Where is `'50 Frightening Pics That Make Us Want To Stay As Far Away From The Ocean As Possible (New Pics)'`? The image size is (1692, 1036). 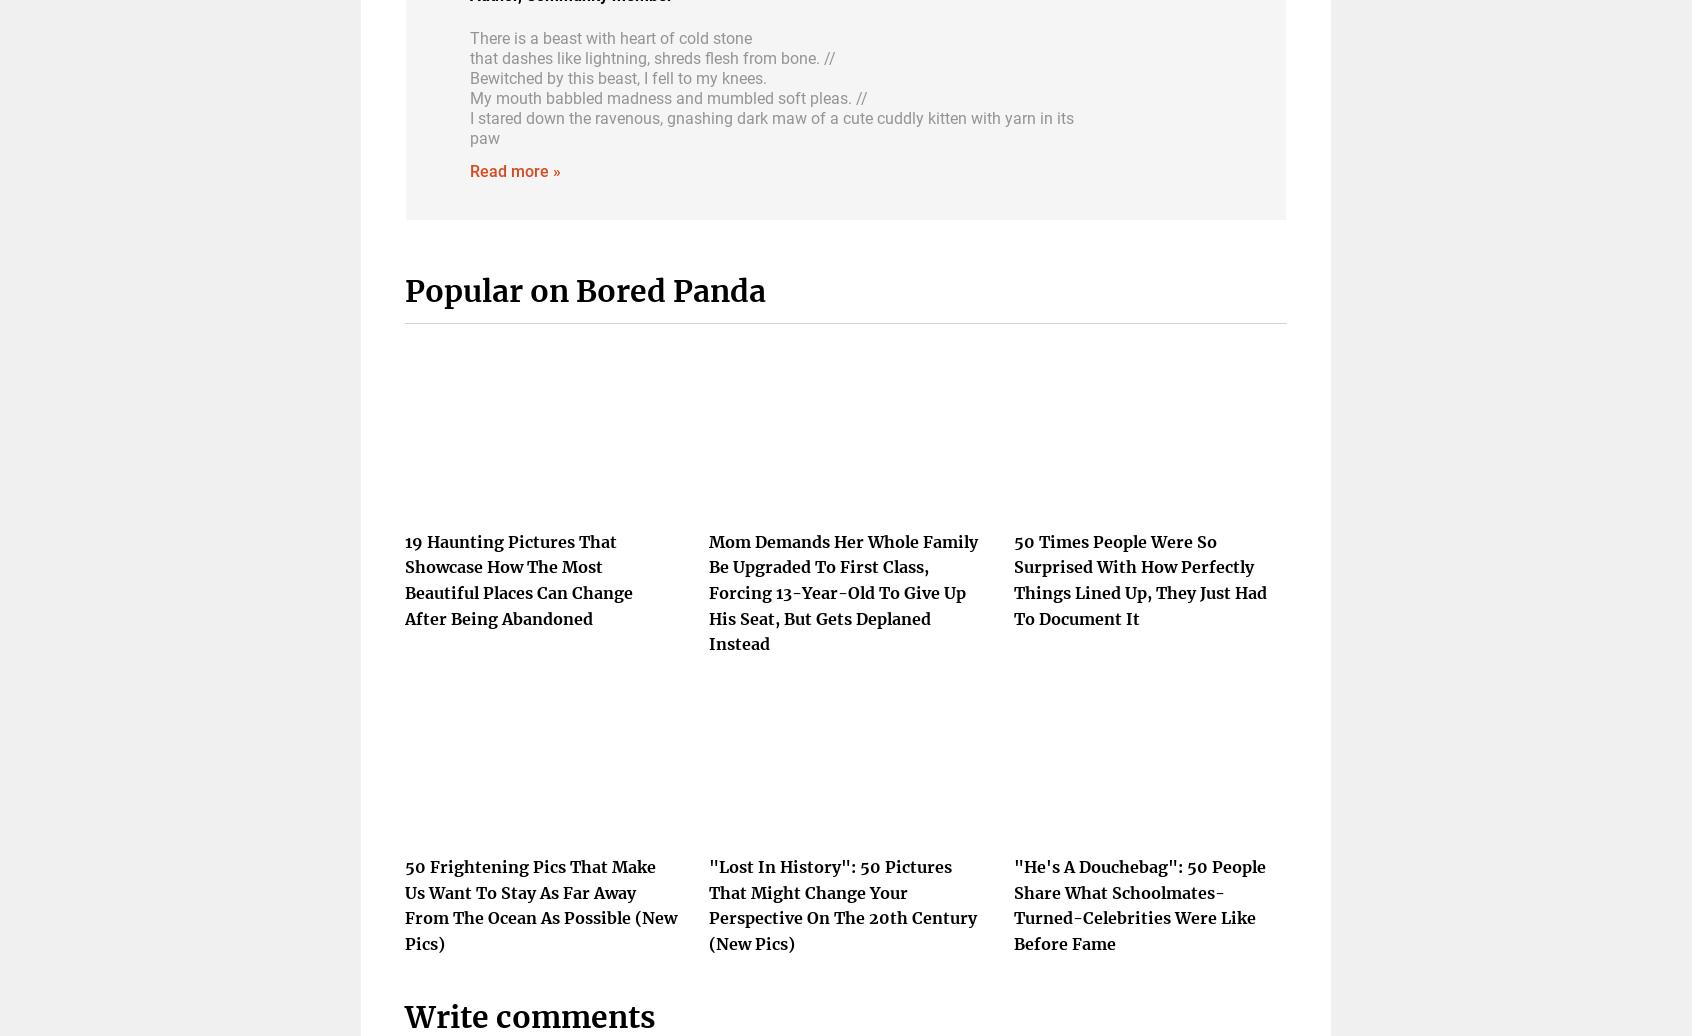
'50 Frightening Pics That Make Us Want To Stay As Far Away From The Ocean As Possible (New Pics)' is located at coordinates (405, 903).